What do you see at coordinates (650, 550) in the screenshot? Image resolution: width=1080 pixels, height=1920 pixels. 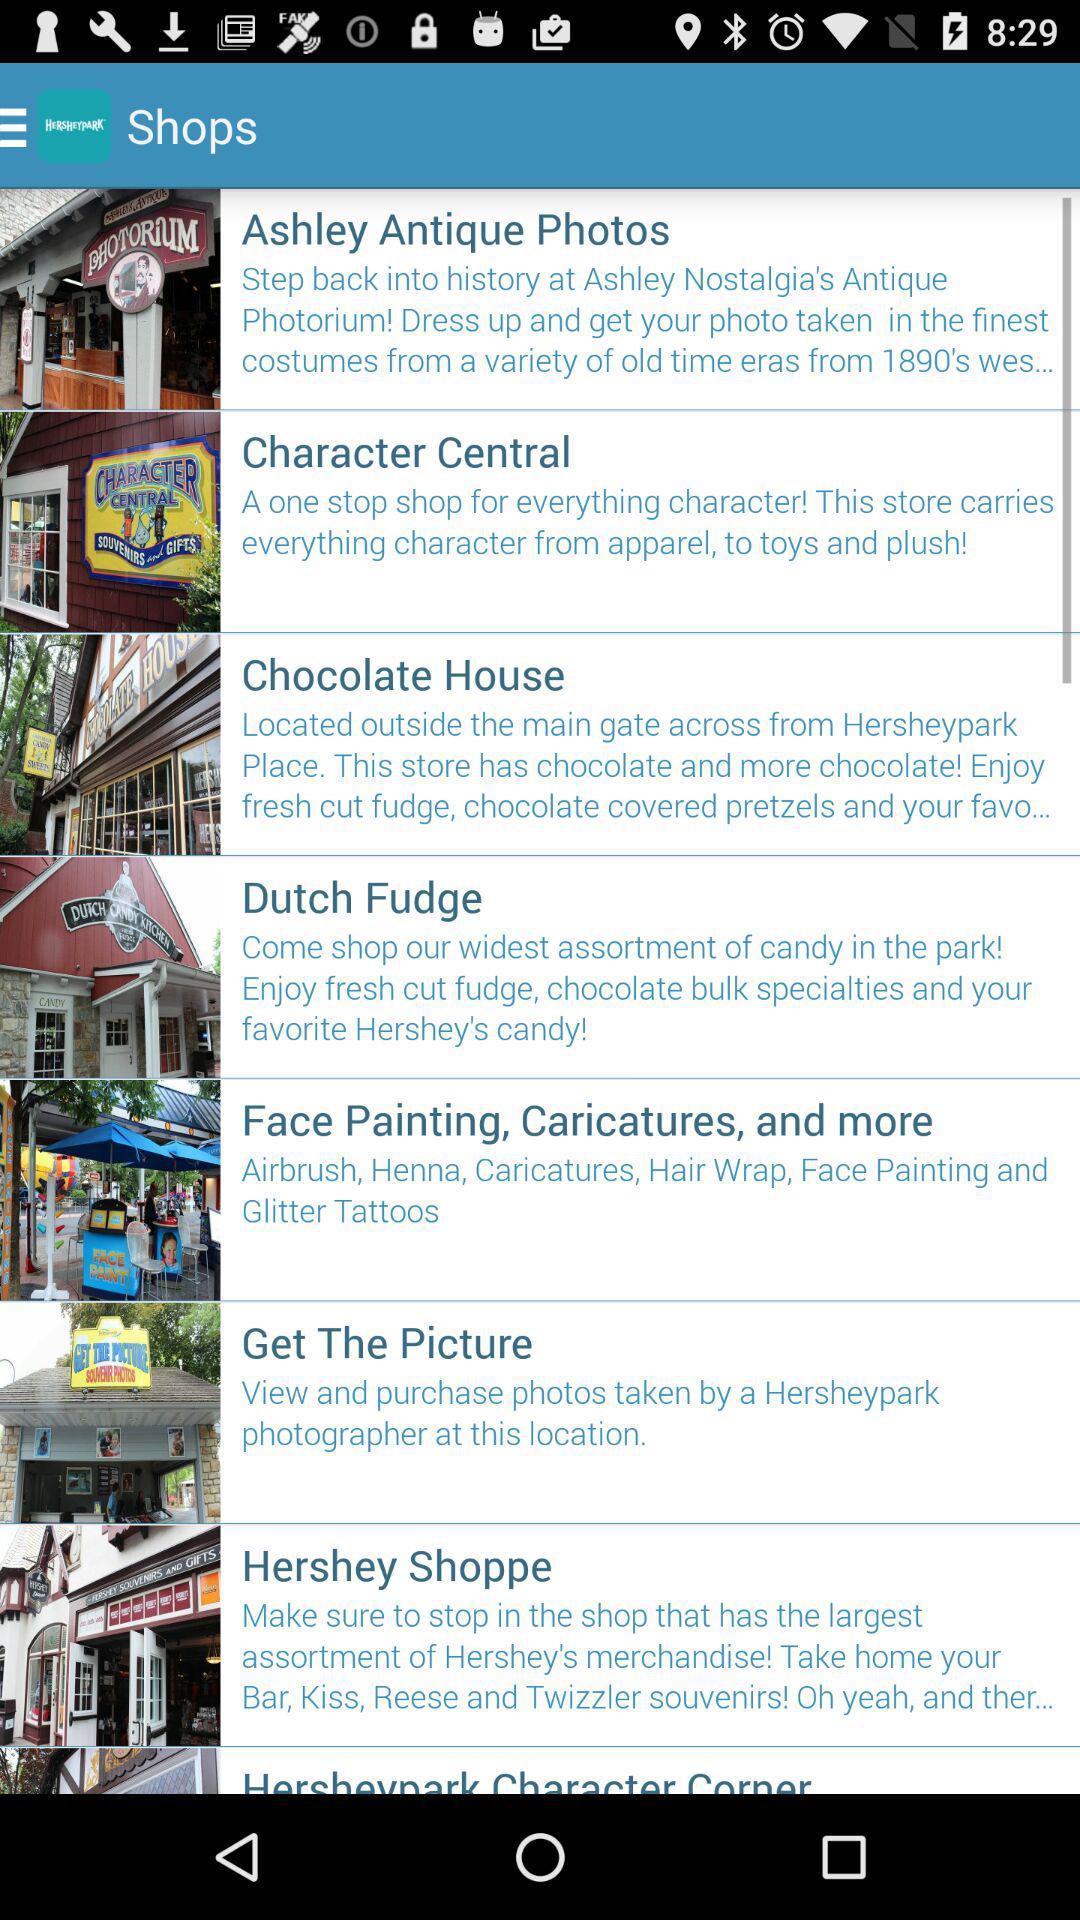 I see `a one stop` at bounding box center [650, 550].